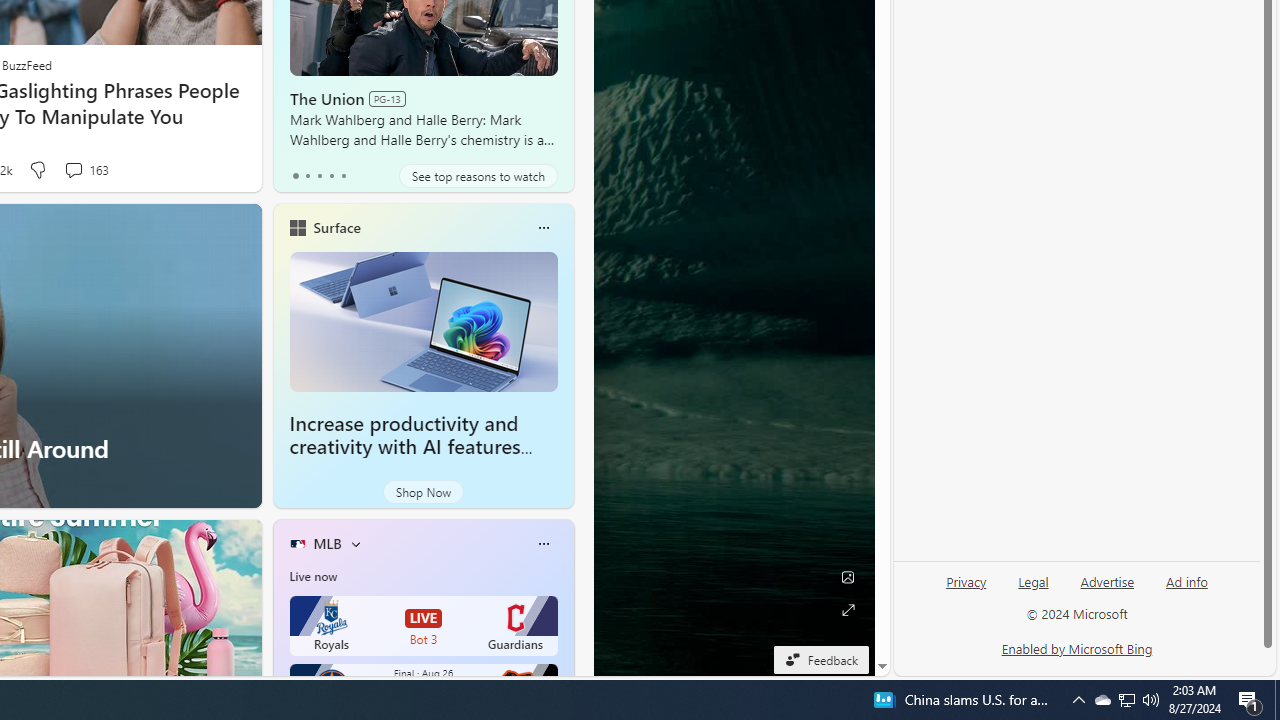 Image resolution: width=1280 pixels, height=720 pixels. What do you see at coordinates (337, 226) in the screenshot?
I see `'Surface'` at bounding box center [337, 226].